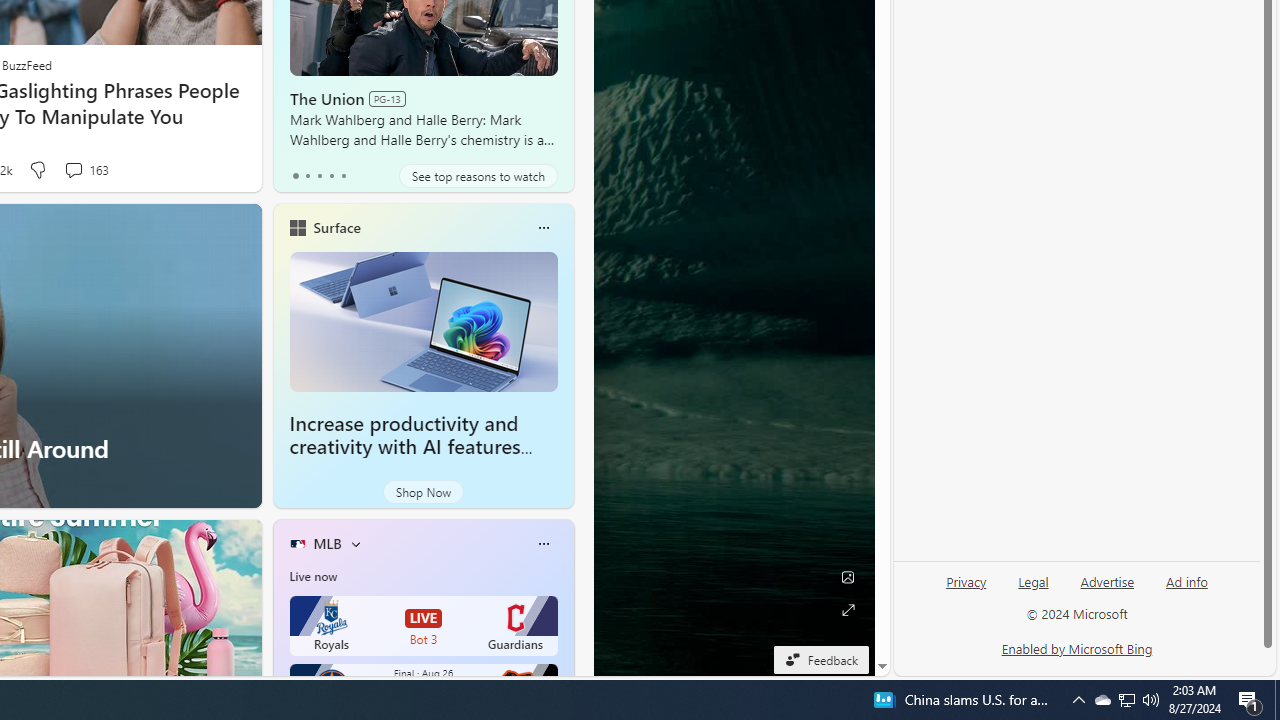 Image resolution: width=1280 pixels, height=720 pixels. What do you see at coordinates (337, 226) in the screenshot?
I see `'Surface'` at bounding box center [337, 226].